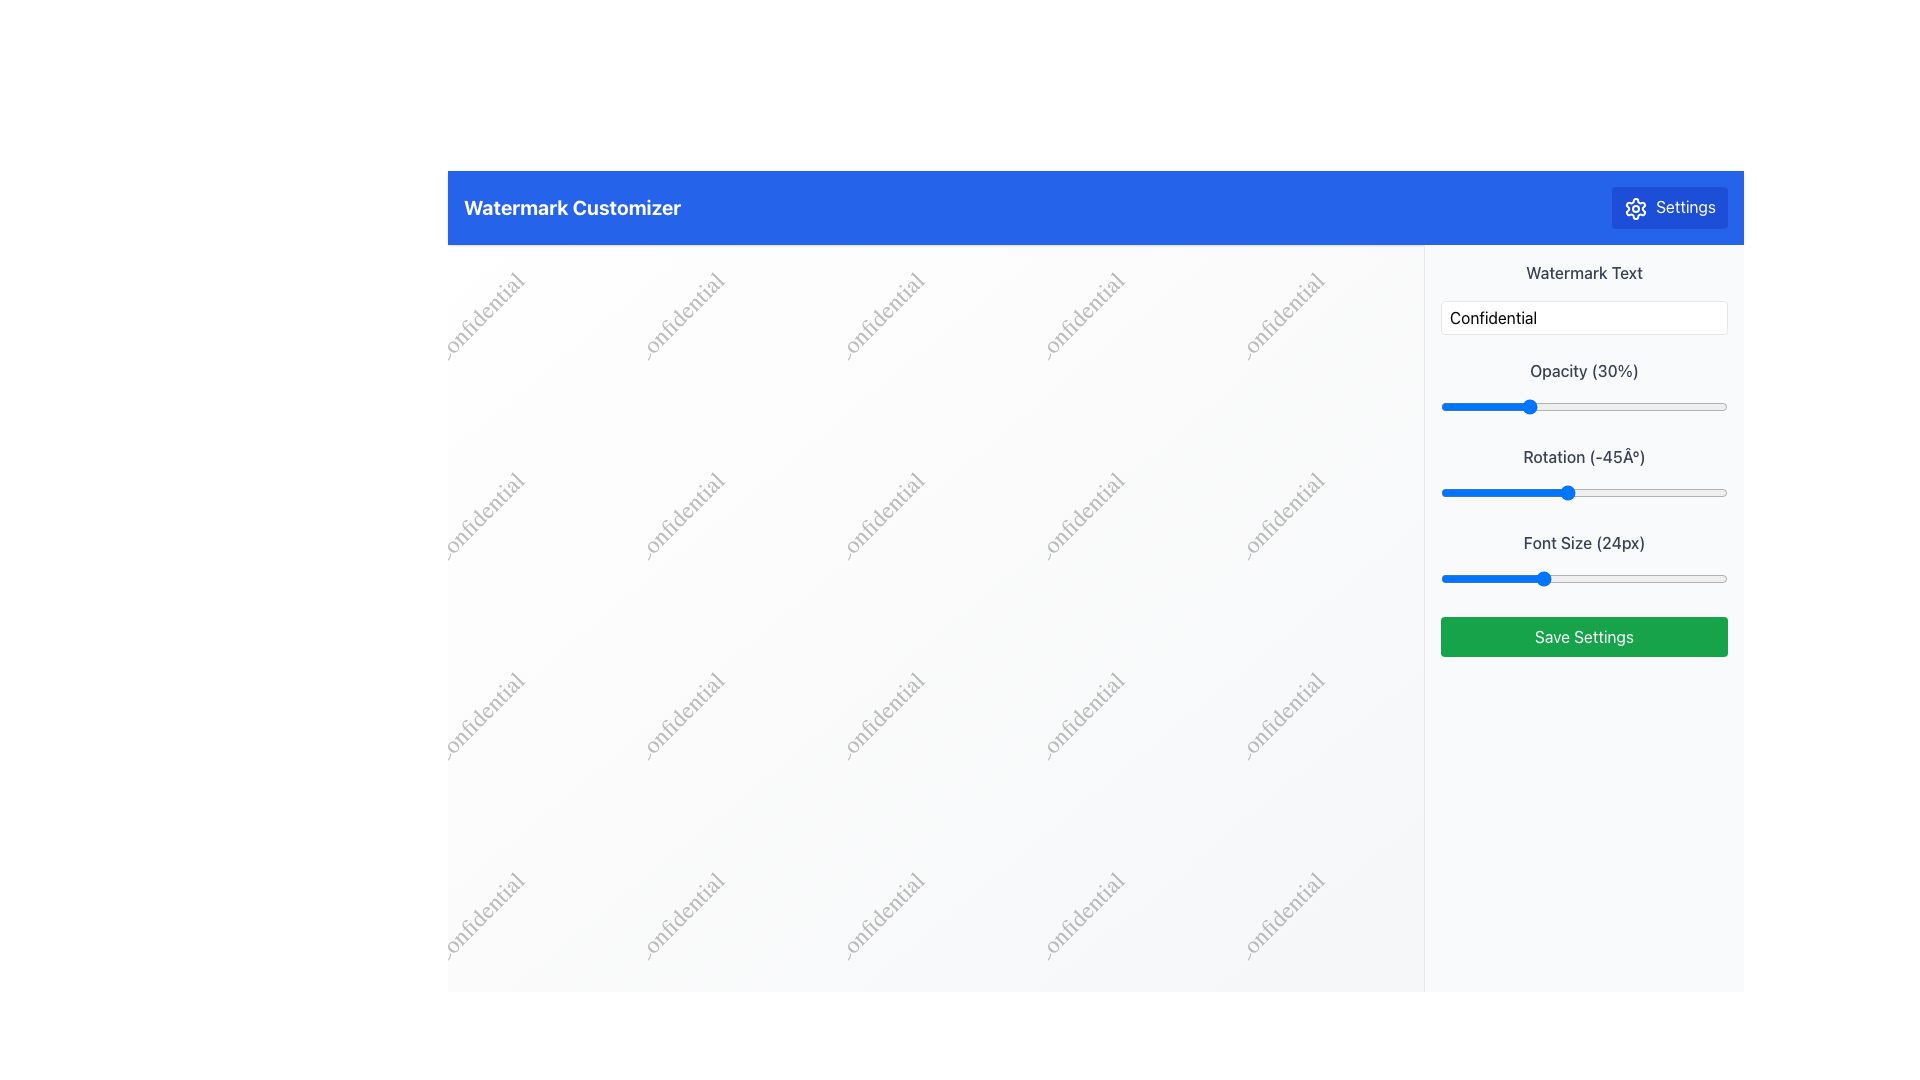 The image size is (1920, 1080). Describe the element at coordinates (1569, 405) in the screenshot. I see `the opacity` at that location.